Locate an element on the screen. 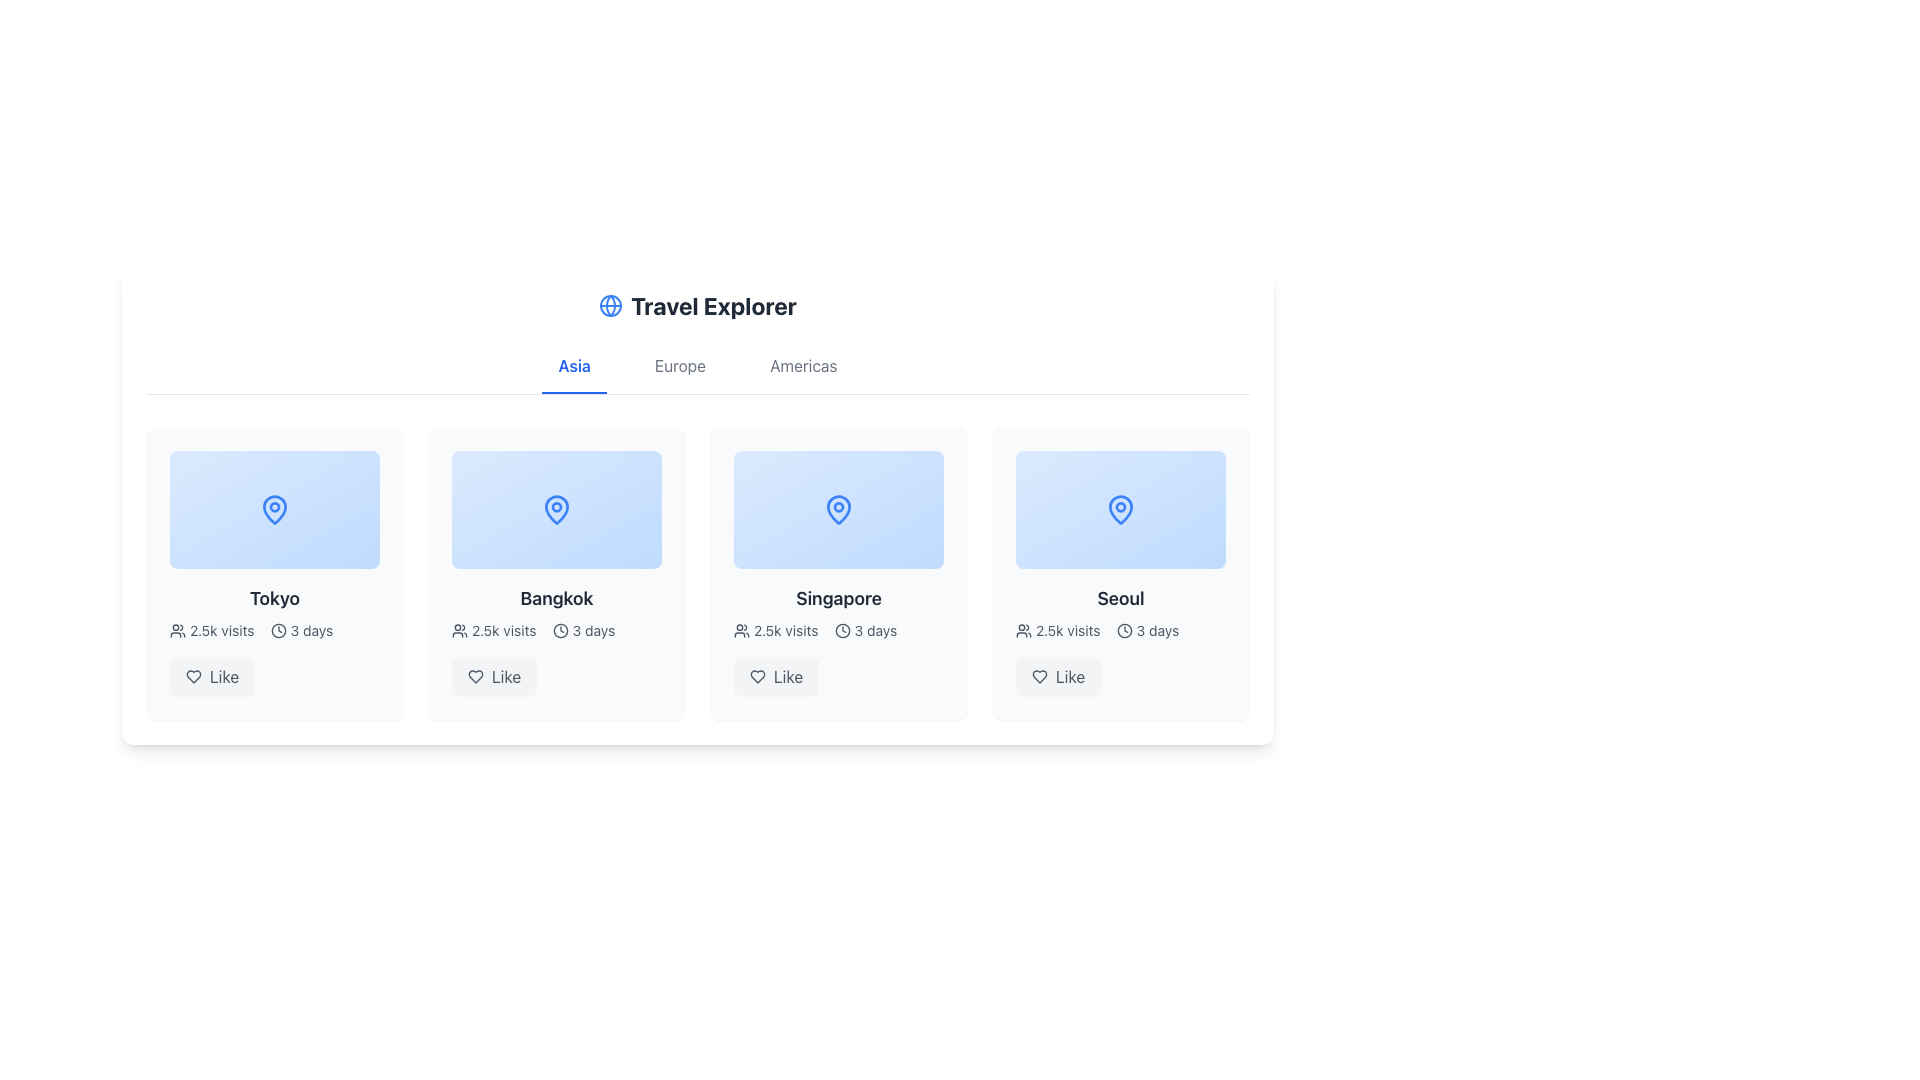 The height and width of the screenshot is (1080, 1920). the 'Like' button located at the bottom right corner of the Singapore card to trigger the hover effect is located at coordinates (775, 676).